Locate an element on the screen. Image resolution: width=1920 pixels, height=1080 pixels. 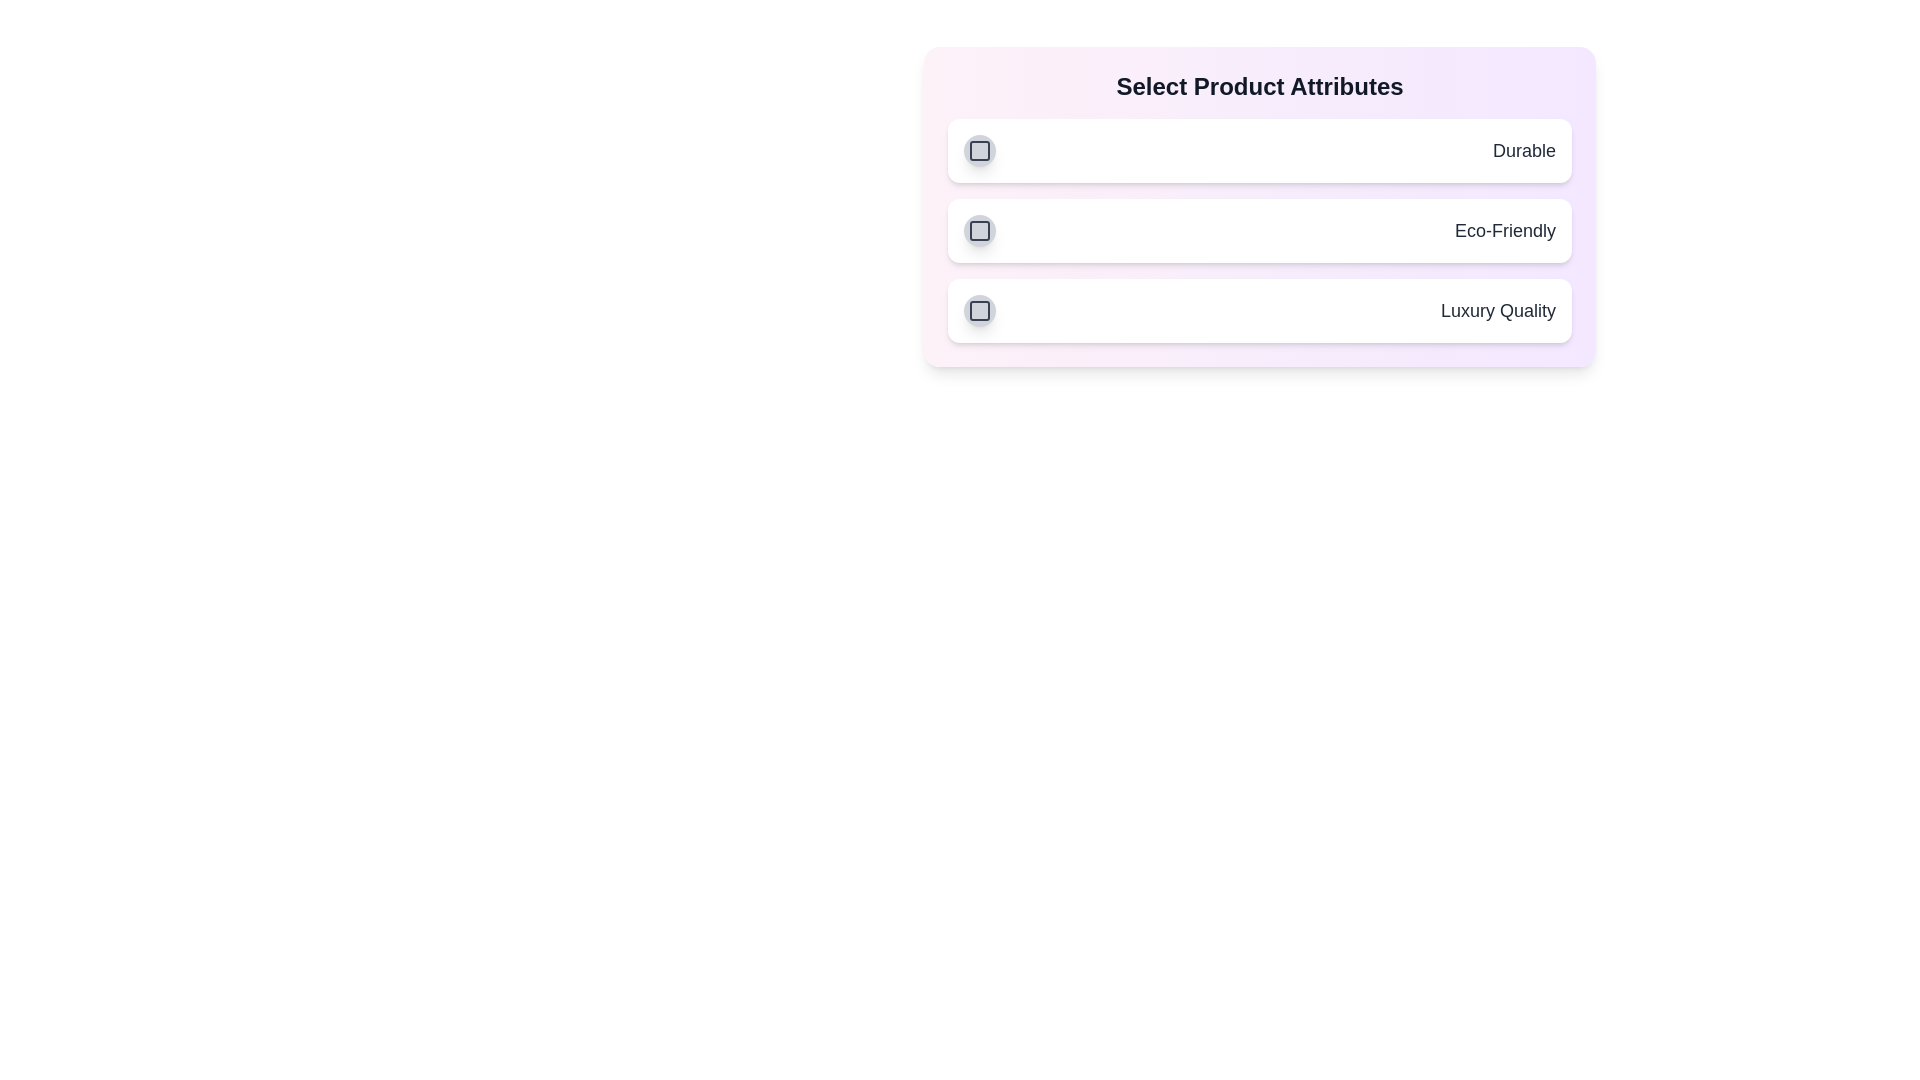
the attribute Luxury Quality by clicking its button is located at coordinates (979, 311).